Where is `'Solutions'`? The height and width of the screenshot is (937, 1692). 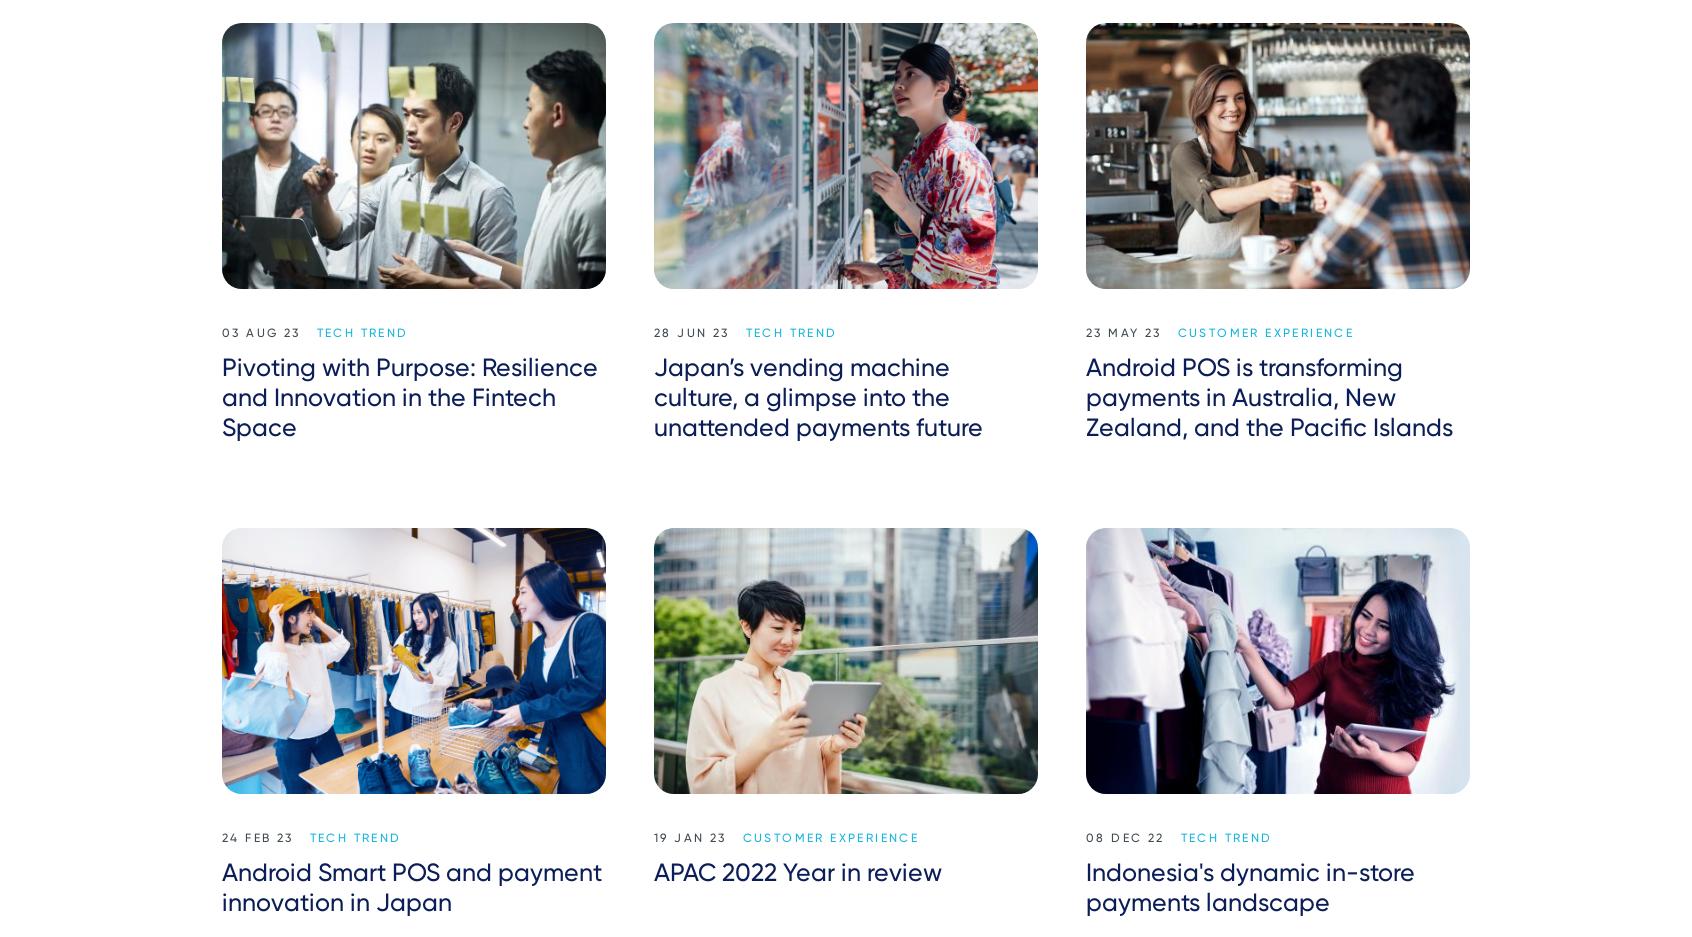
'Solutions' is located at coordinates (221, 700).